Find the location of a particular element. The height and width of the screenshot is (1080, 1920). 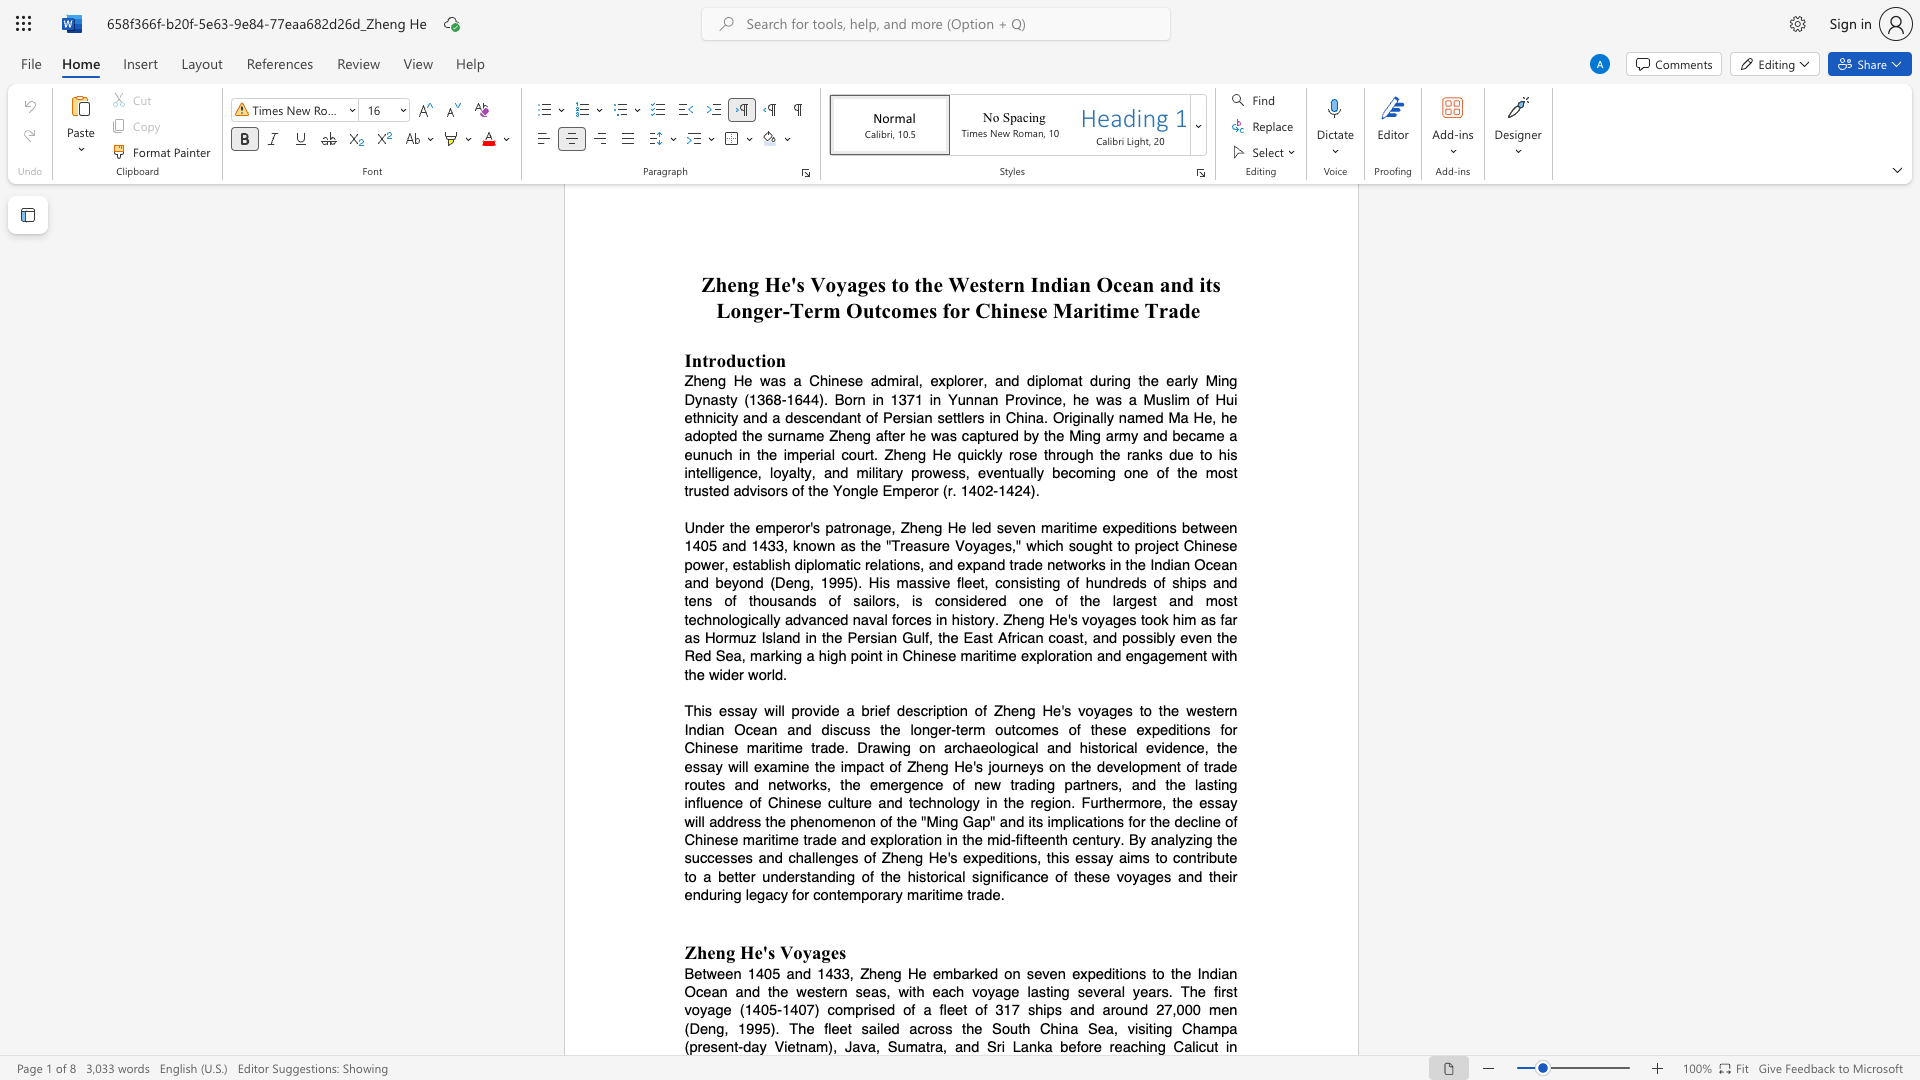

the subset text "sent-day Viet" within the text "of a fleet of 317 ships and around 27,000 men (Deng, 1995). The fleet sailed across the South China Sea, visiting Champa (present-day Vietnam), Java, Sumatra, and Sri Lanka before reaching" is located at coordinates (710, 1046).